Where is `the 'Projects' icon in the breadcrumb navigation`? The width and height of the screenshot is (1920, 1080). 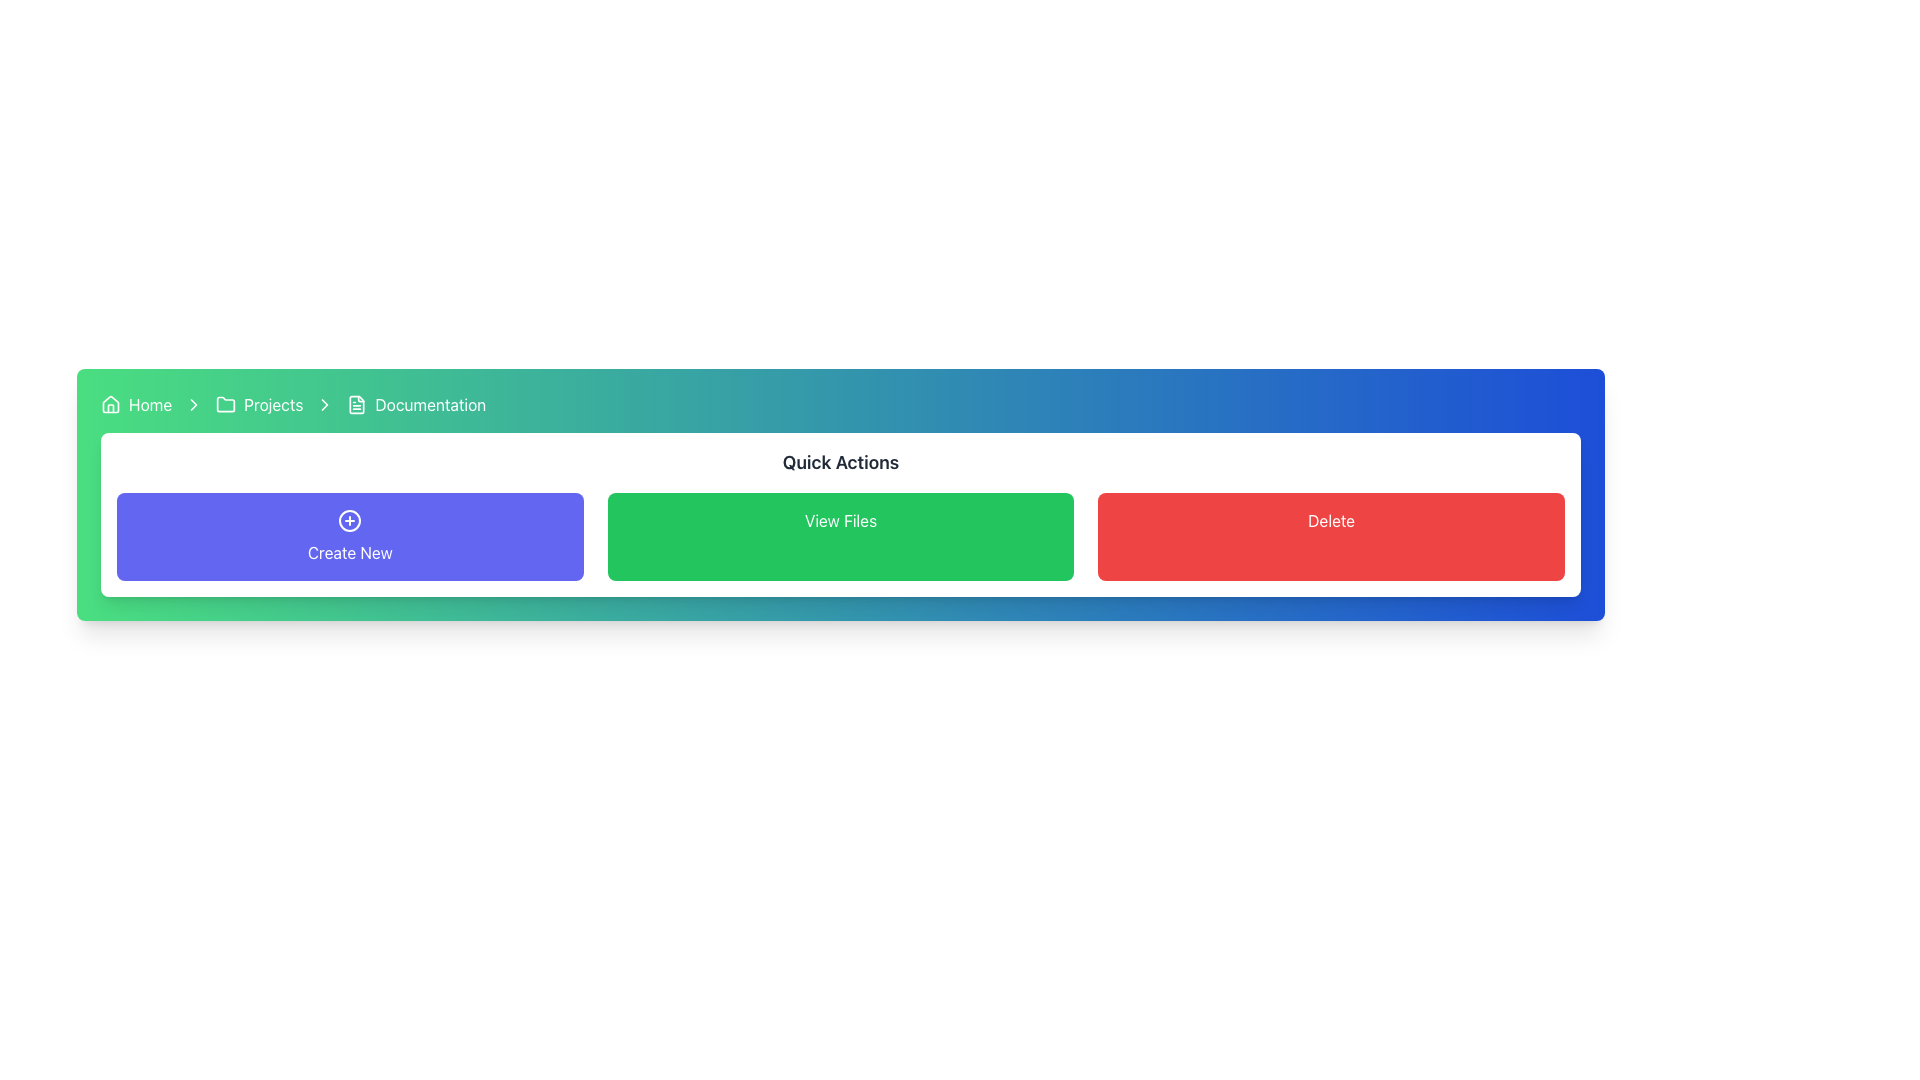
the 'Projects' icon in the breadcrumb navigation is located at coordinates (226, 404).